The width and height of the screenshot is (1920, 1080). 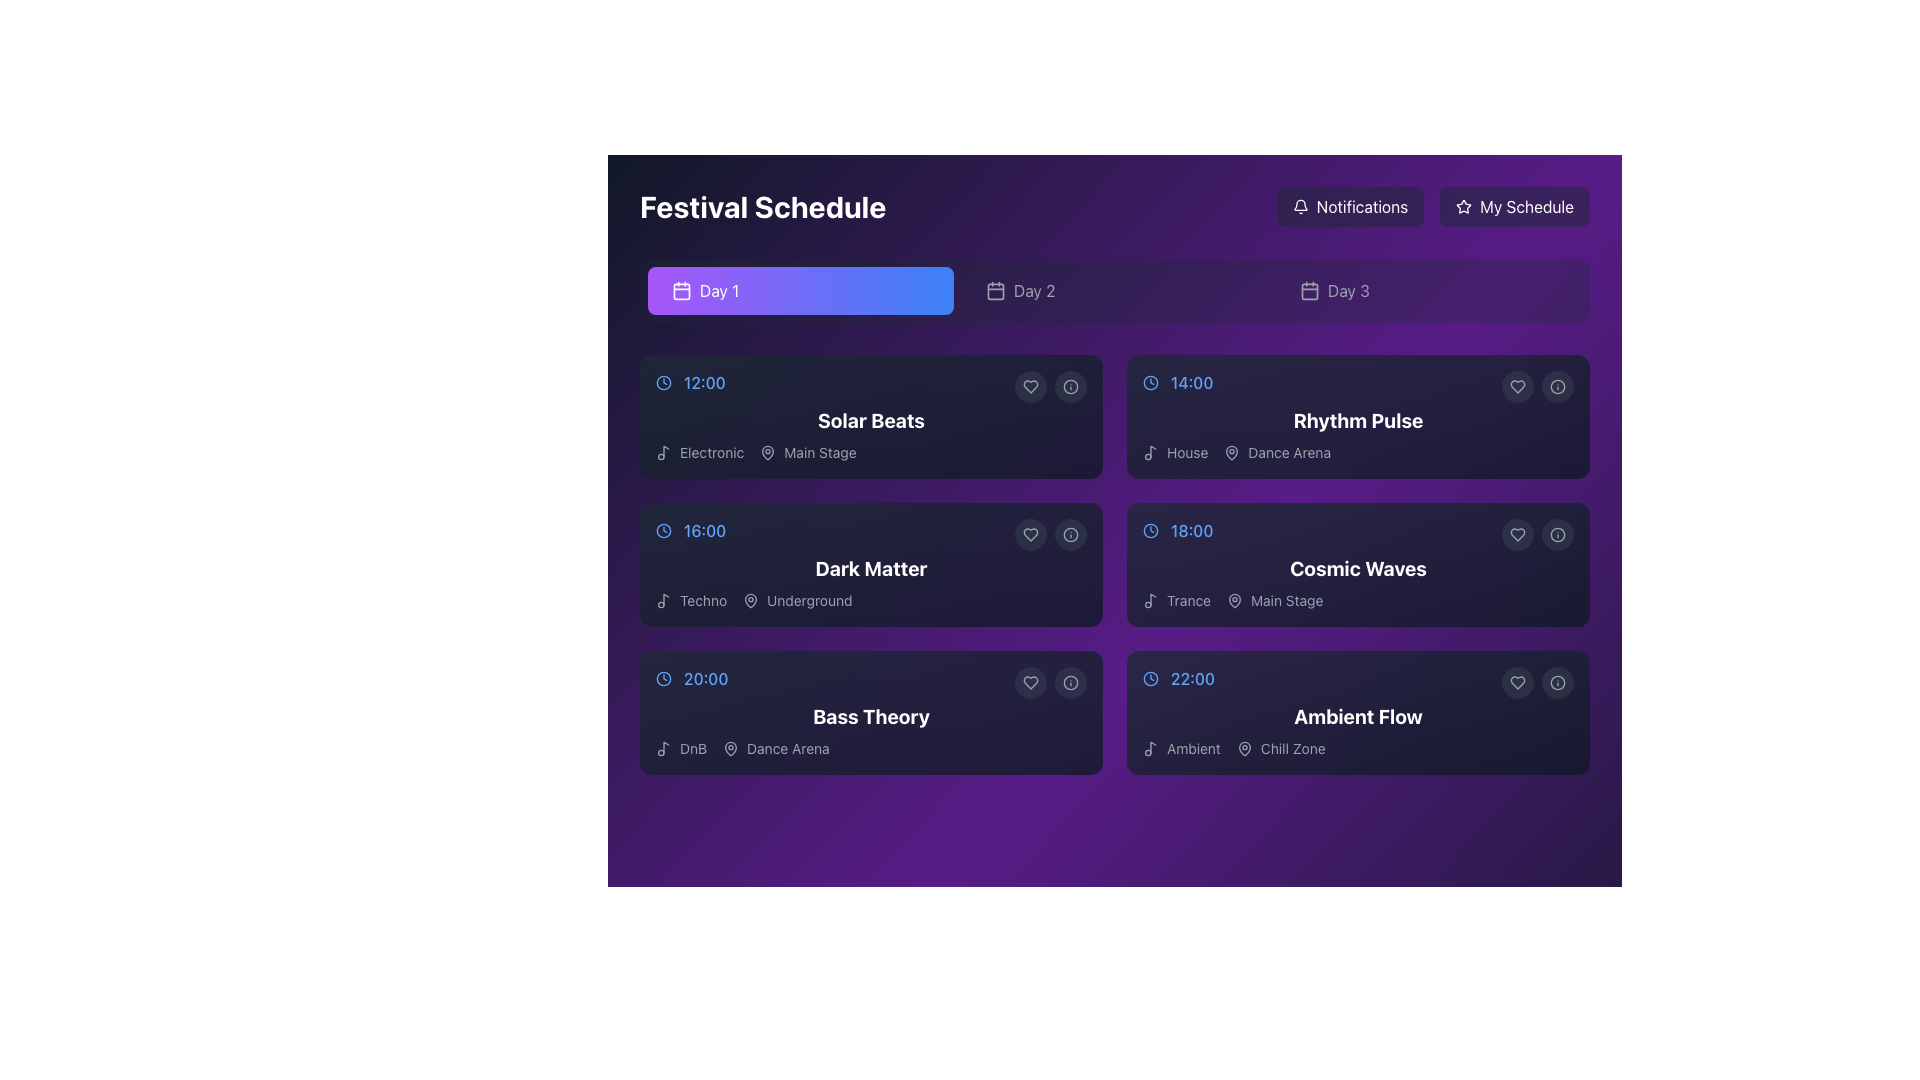 I want to click on the informational or actionable icon located in the top-right corner of the 'Solar Beats' schedule card, next to the heart-shaped icon, so click(x=1069, y=386).